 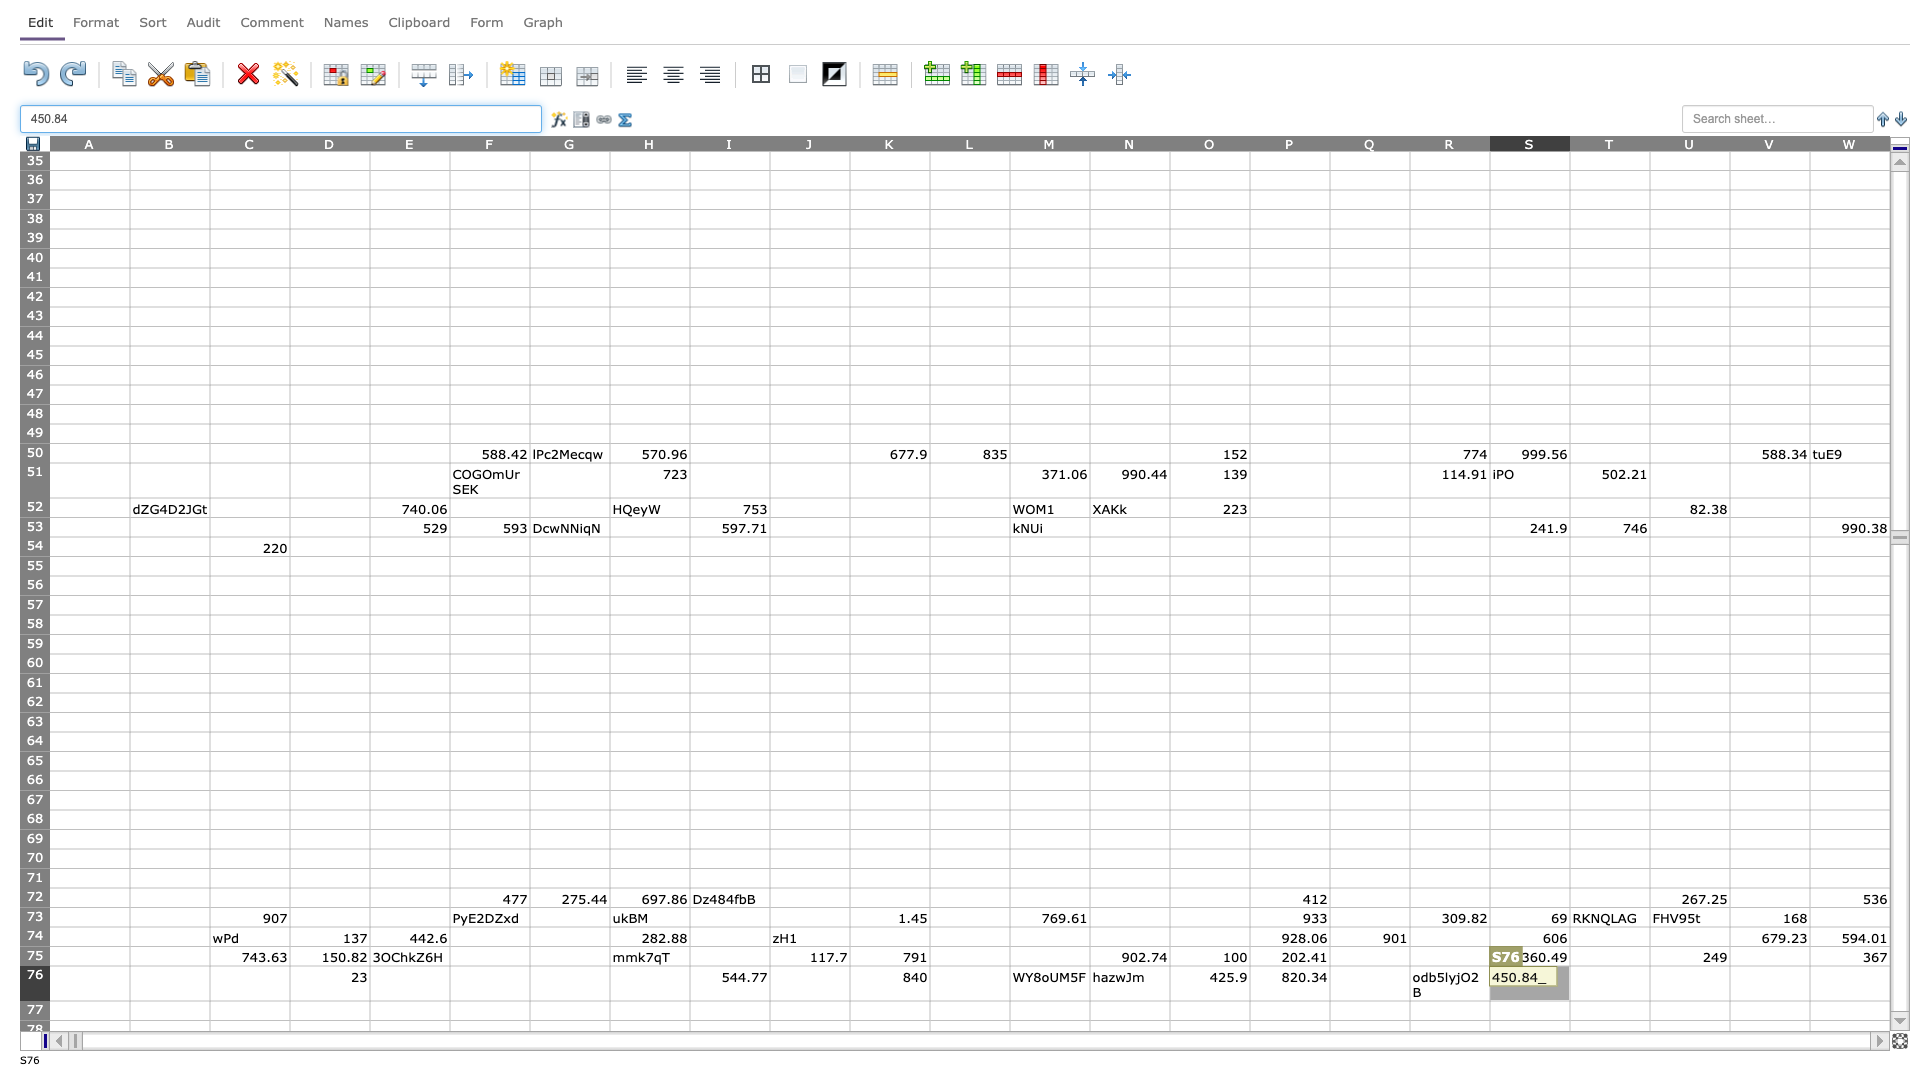 I want to click on top left corner of cell U76, so click(x=1650, y=964).